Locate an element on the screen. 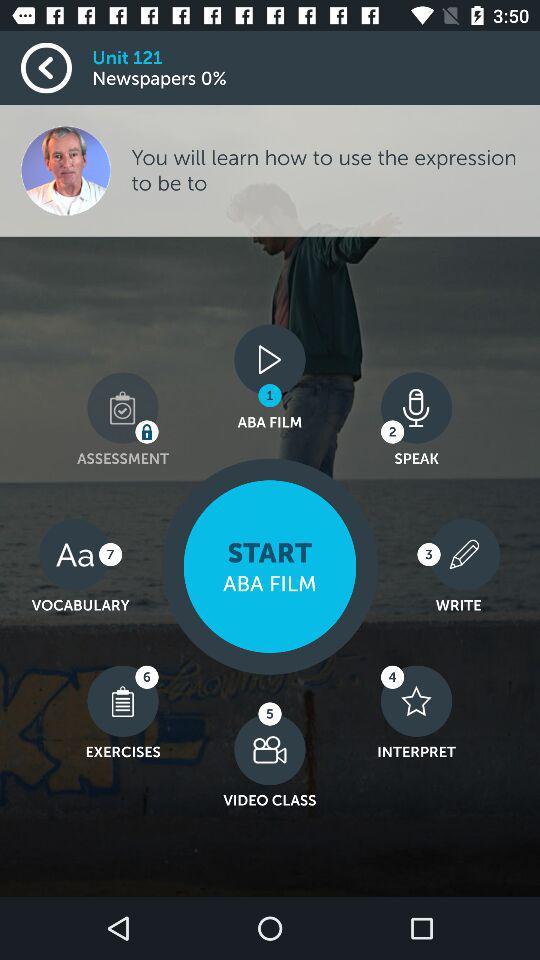  previous is located at coordinates (56, 68).